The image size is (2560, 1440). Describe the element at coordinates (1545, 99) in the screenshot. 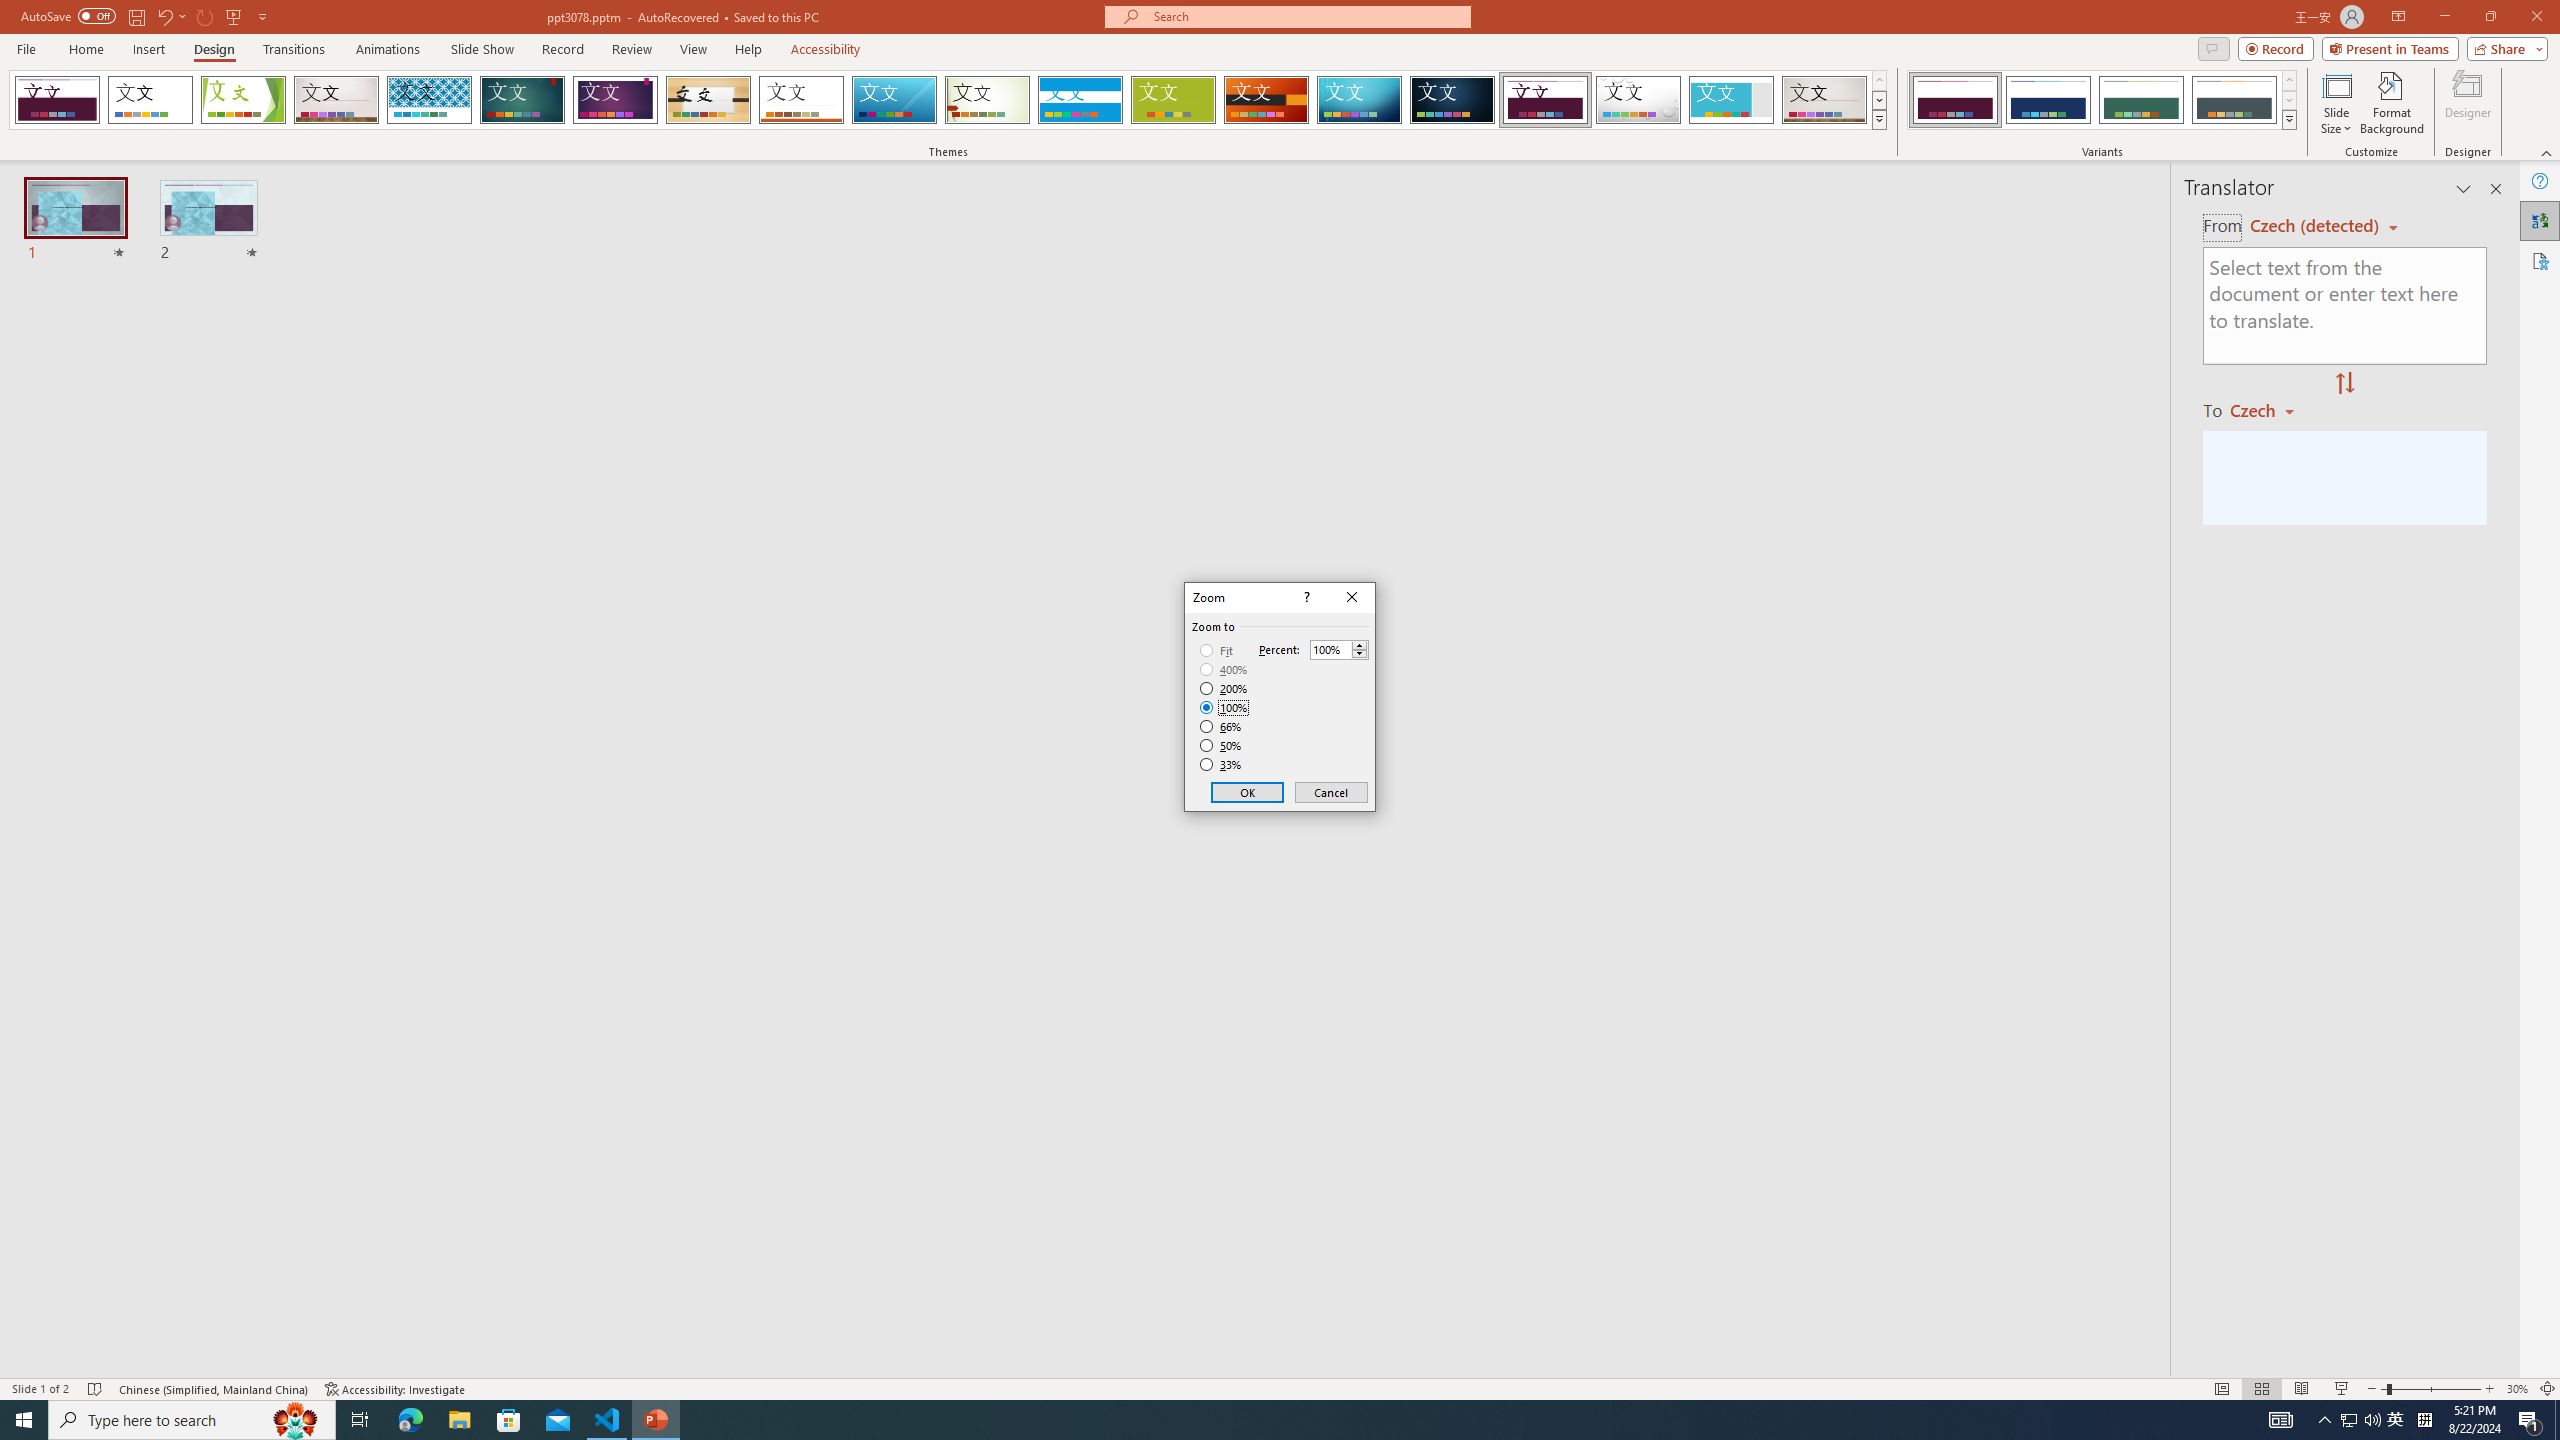

I see `'Dividend'` at that location.